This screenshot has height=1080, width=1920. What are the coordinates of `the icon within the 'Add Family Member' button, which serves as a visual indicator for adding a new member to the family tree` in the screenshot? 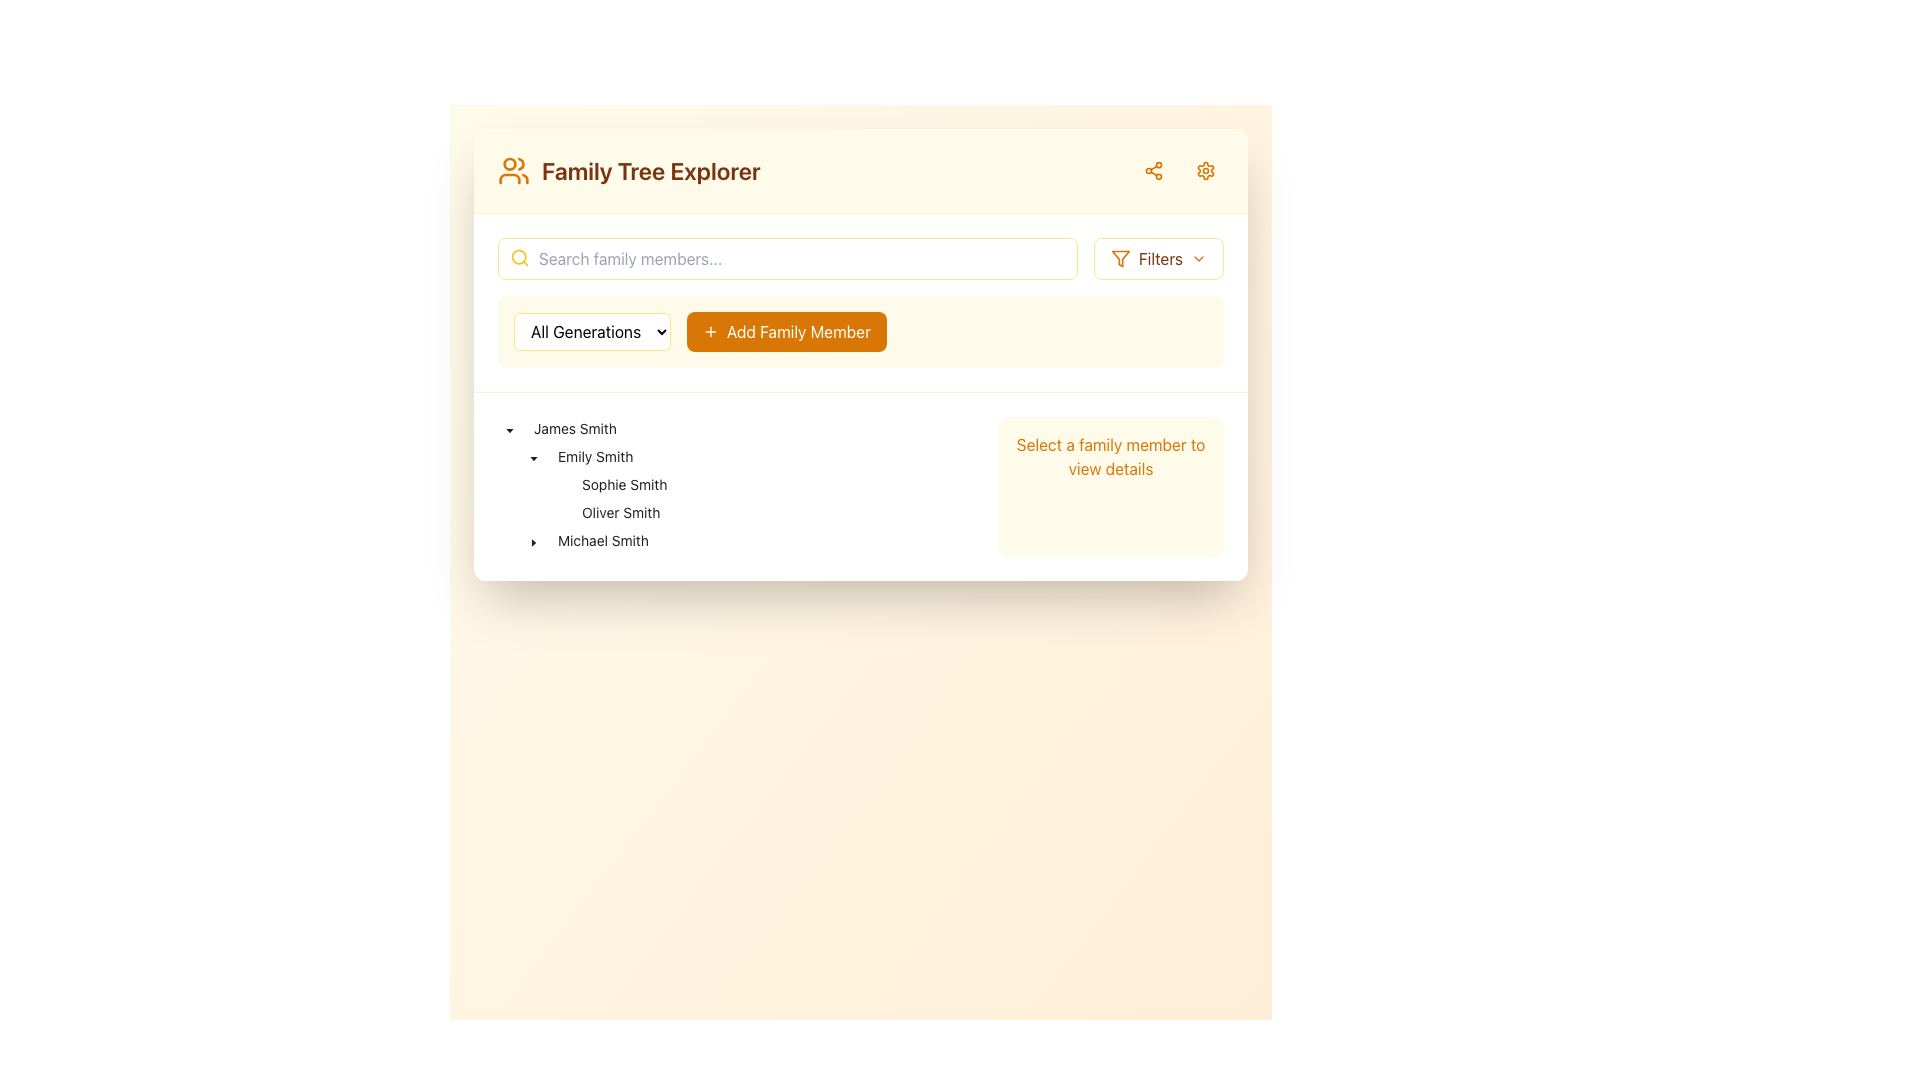 It's located at (710, 330).